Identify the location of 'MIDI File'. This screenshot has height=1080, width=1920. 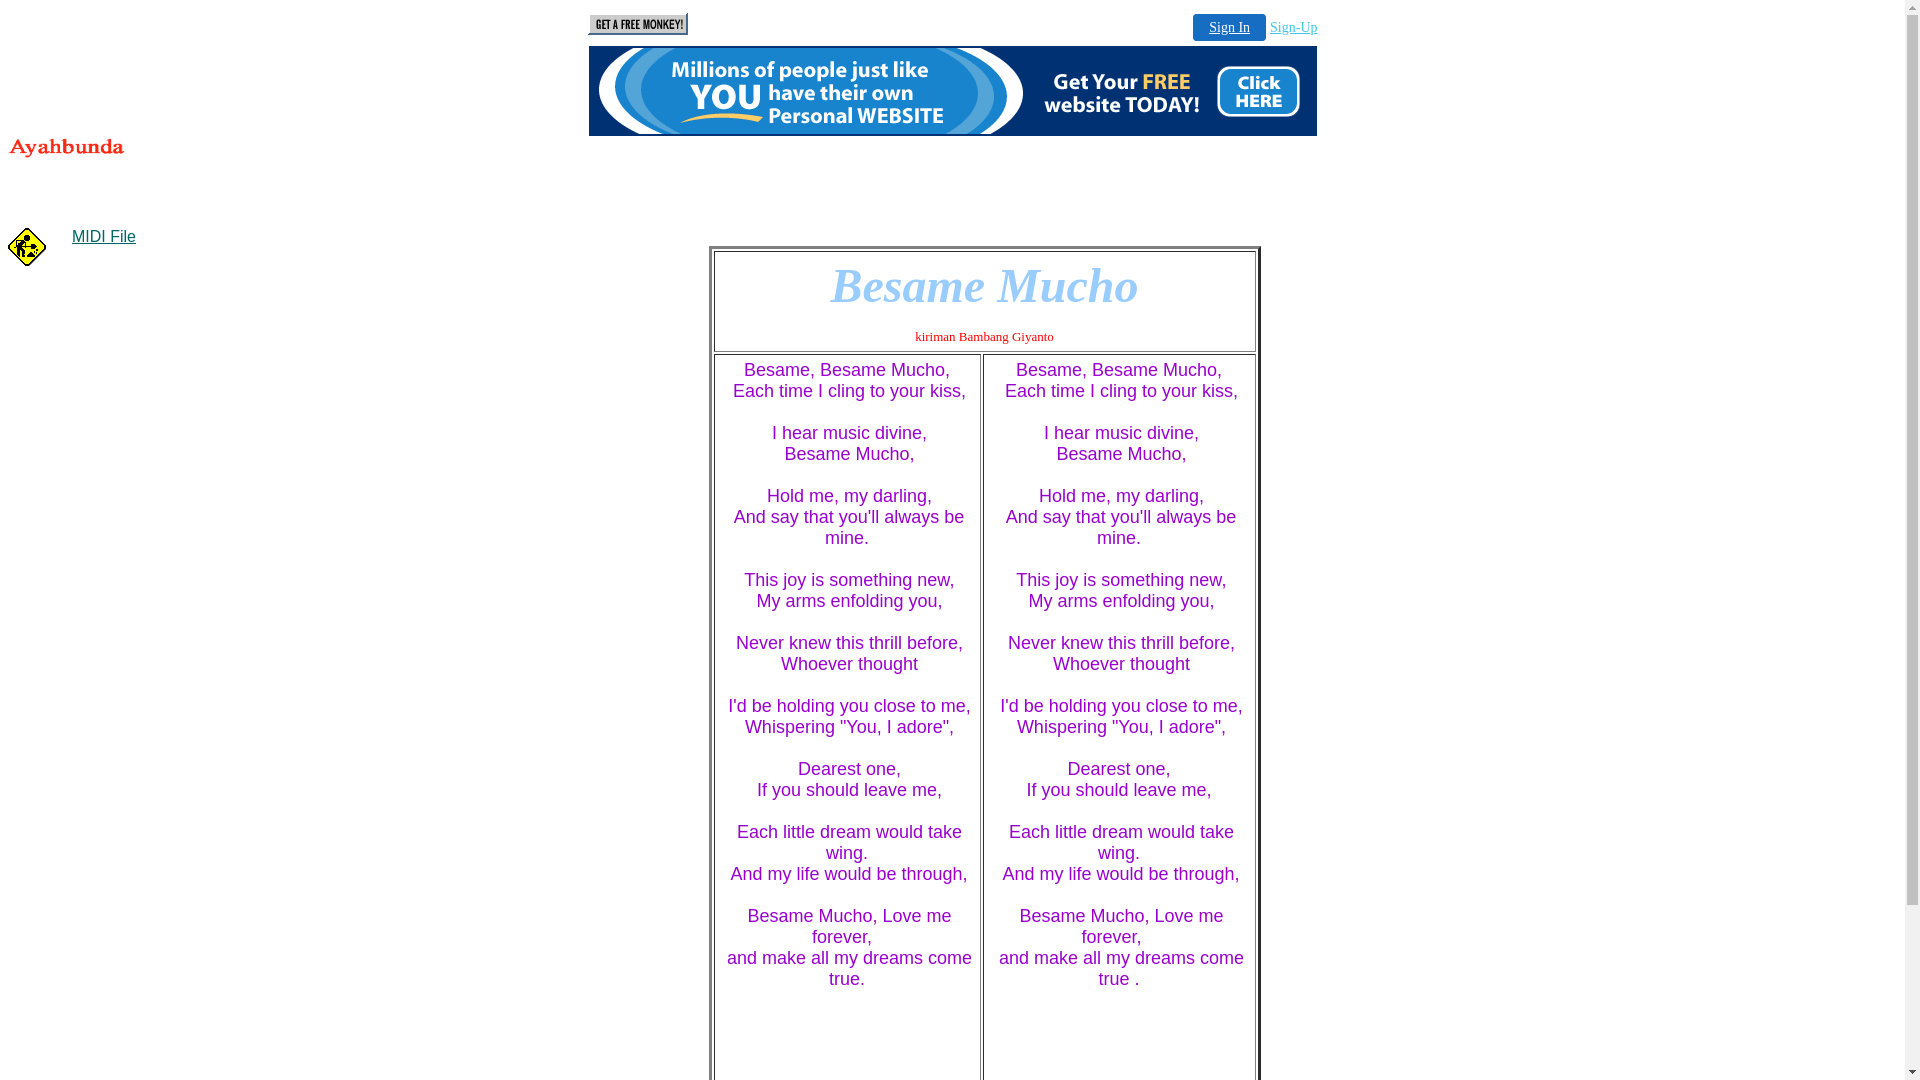
(103, 235).